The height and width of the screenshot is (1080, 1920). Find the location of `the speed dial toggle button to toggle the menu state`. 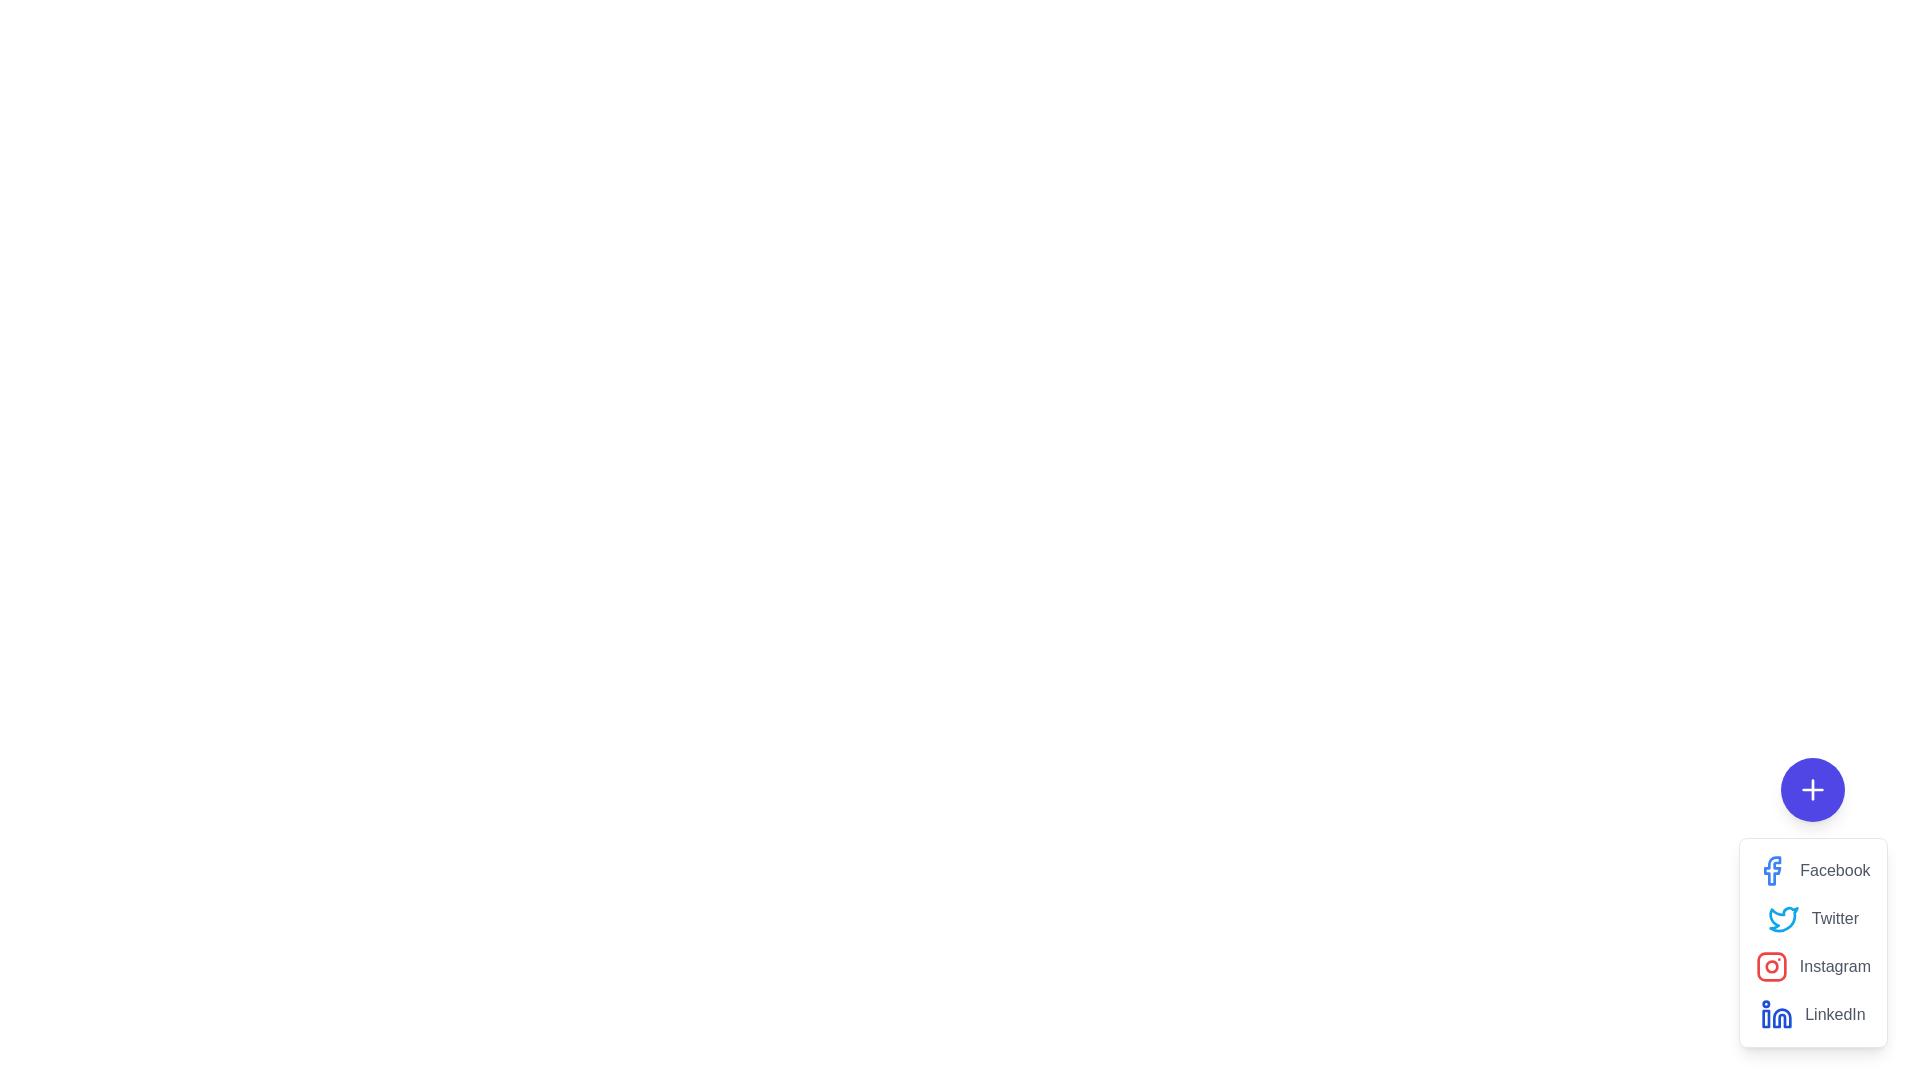

the speed dial toggle button to toggle the menu state is located at coordinates (1813, 789).